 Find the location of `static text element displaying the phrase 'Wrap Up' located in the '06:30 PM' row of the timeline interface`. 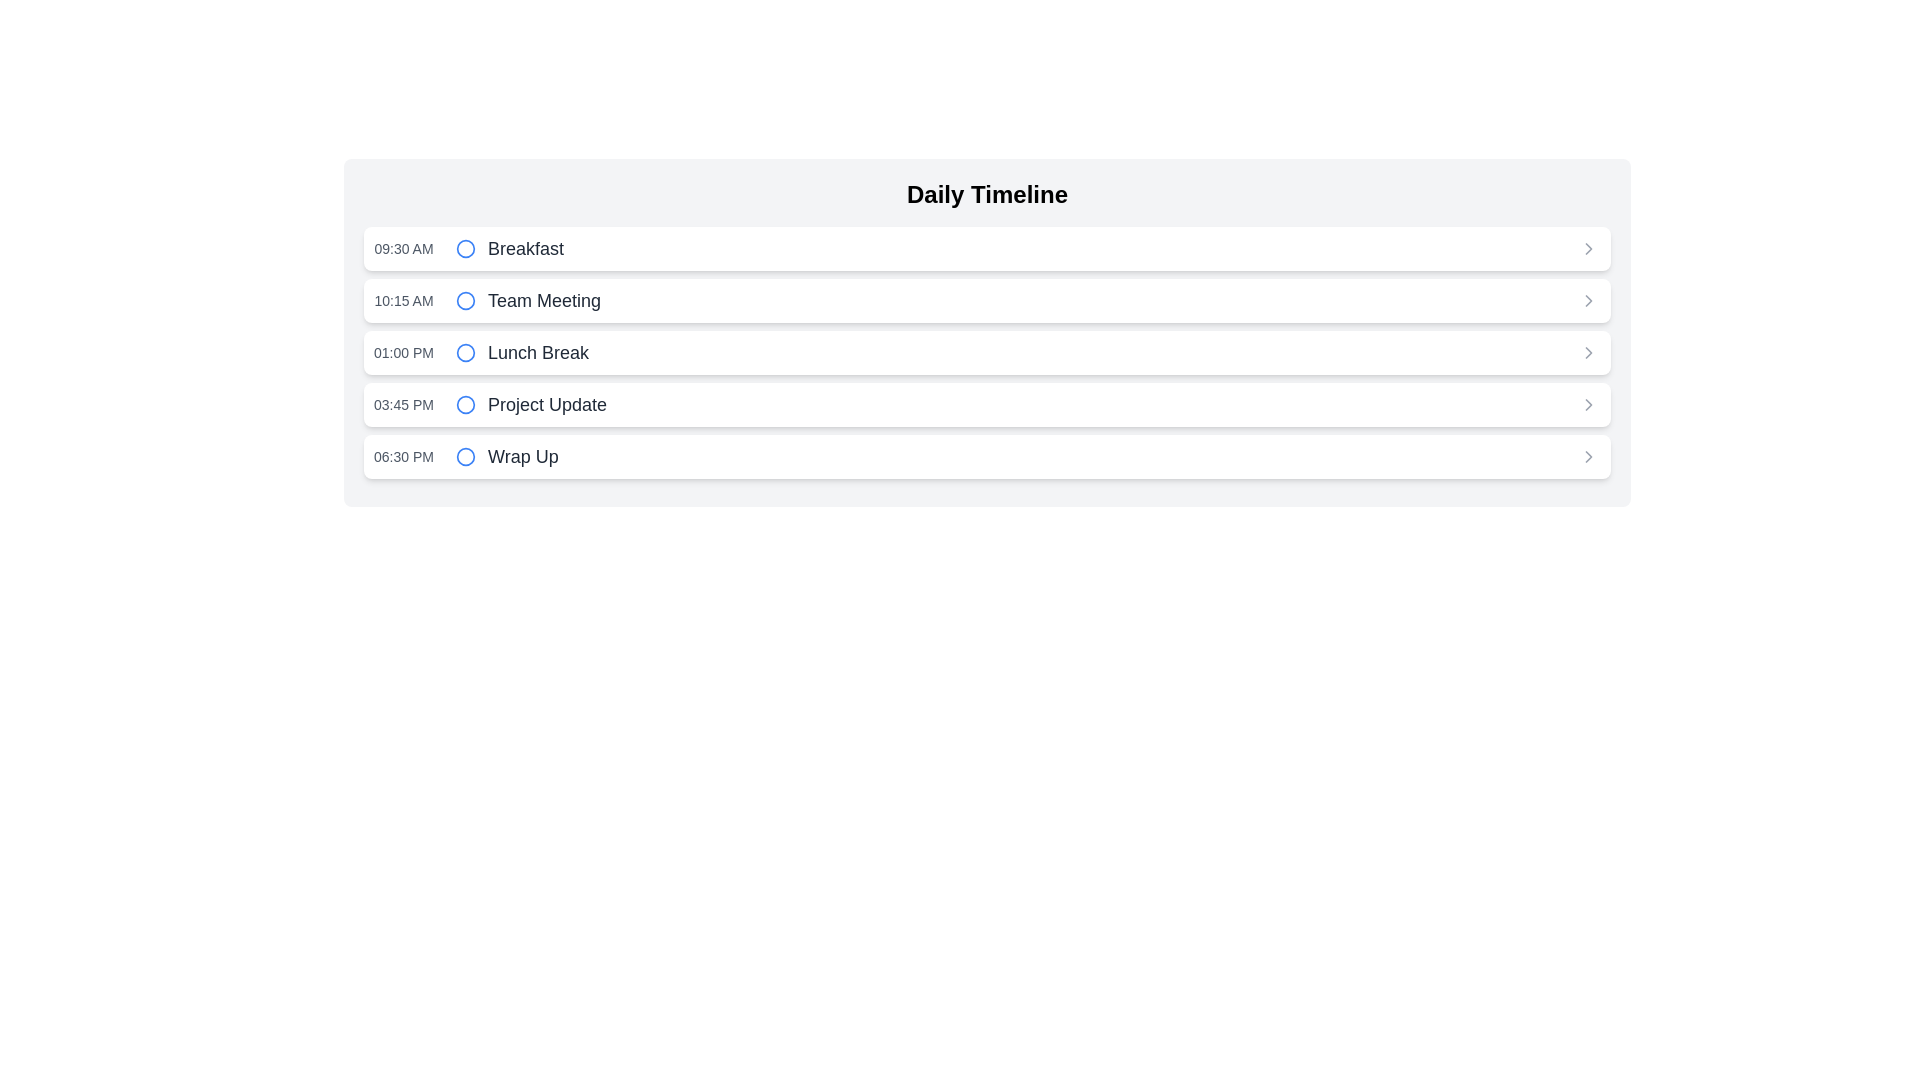

static text element displaying the phrase 'Wrap Up' located in the '06:30 PM' row of the timeline interface is located at coordinates (523, 456).